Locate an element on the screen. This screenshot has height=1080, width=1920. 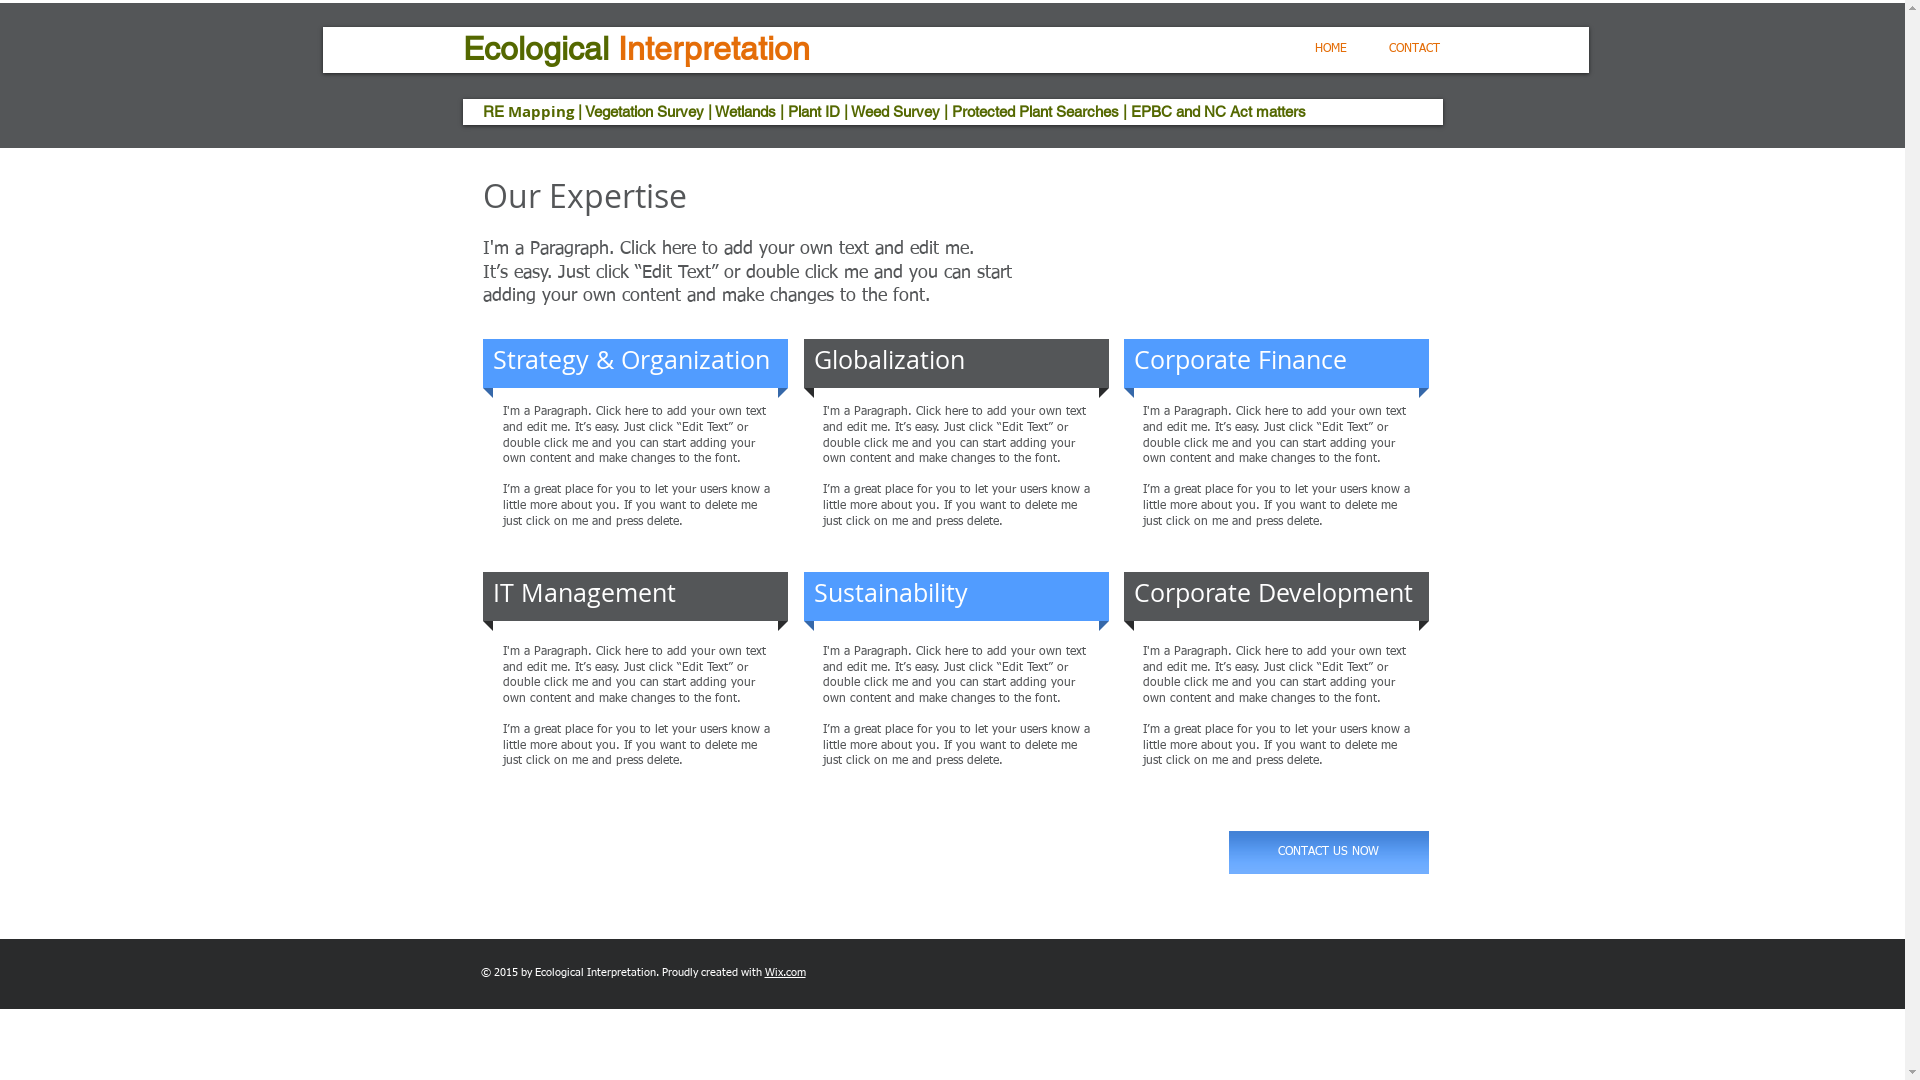
'Wix.com' is located at coordinates (783, 971).